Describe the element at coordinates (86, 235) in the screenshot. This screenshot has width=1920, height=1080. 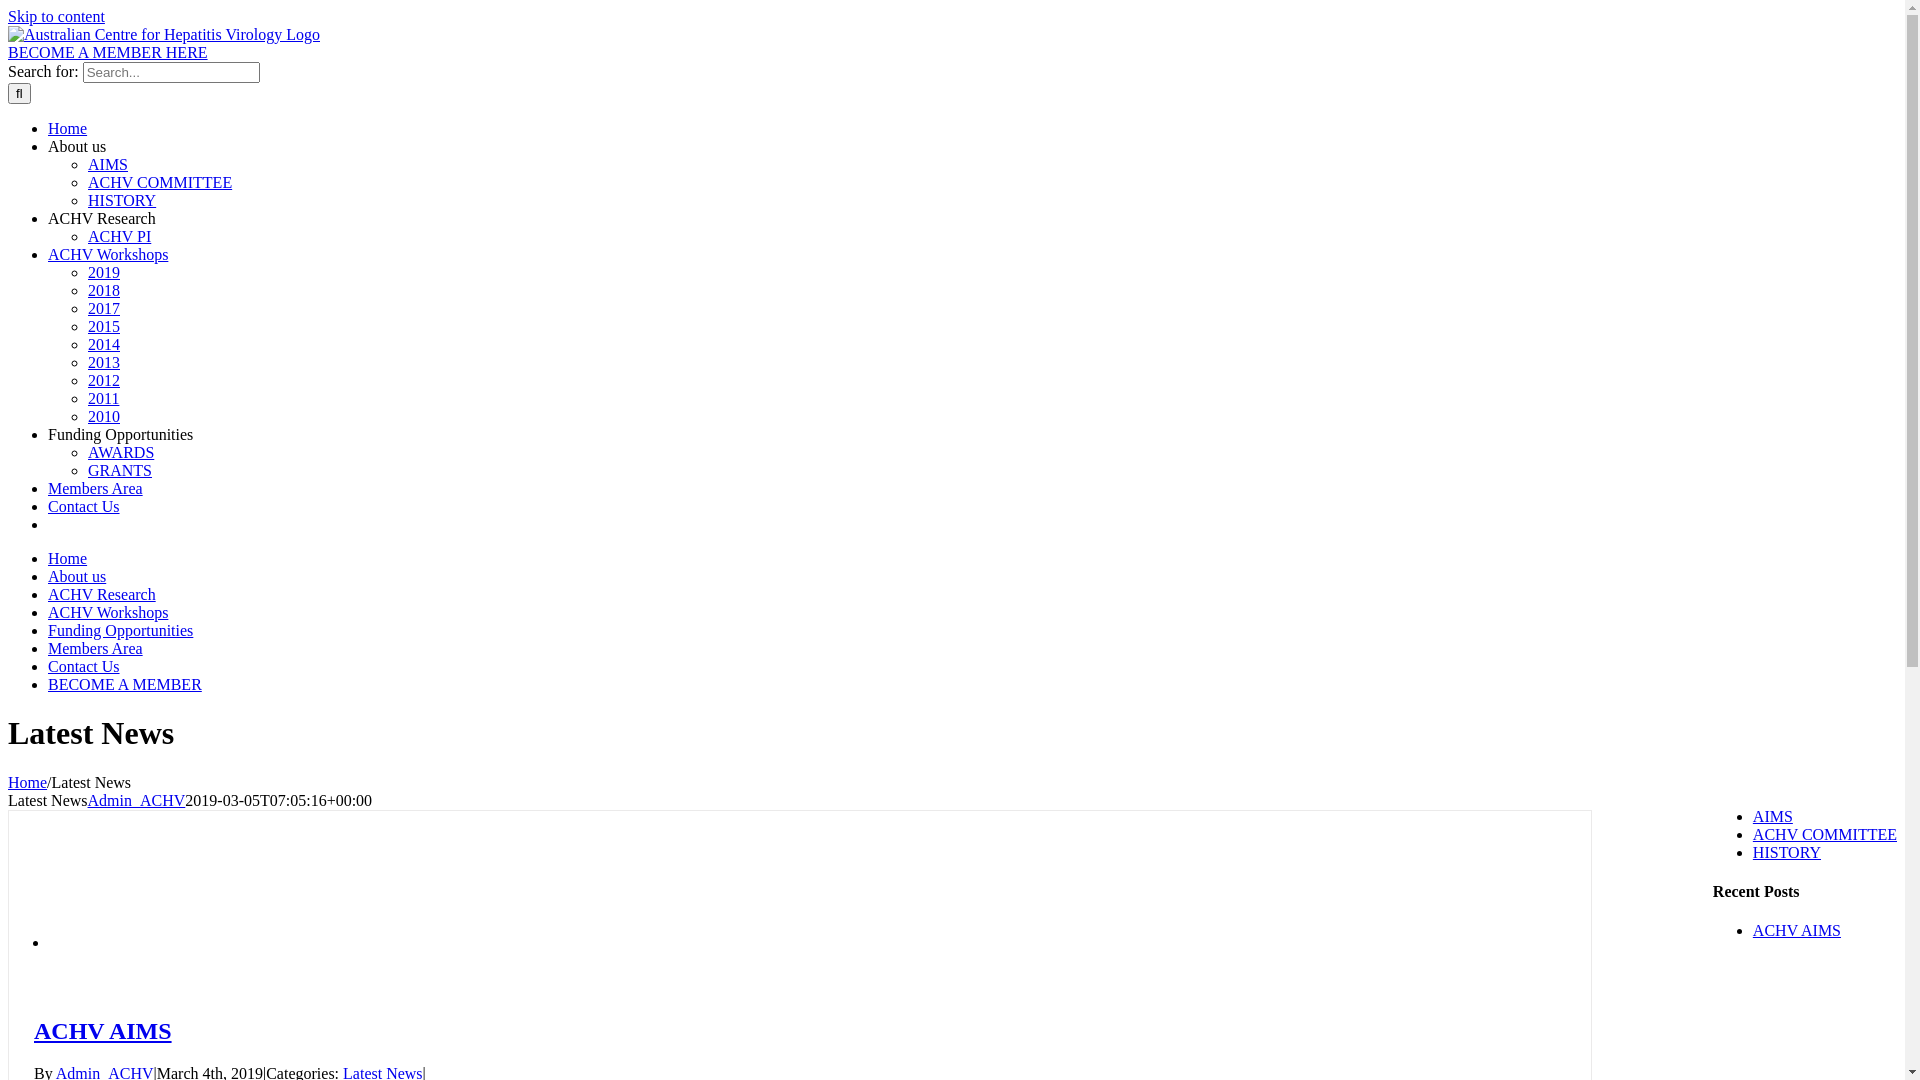
I see `'ACHV PI'` at that location.